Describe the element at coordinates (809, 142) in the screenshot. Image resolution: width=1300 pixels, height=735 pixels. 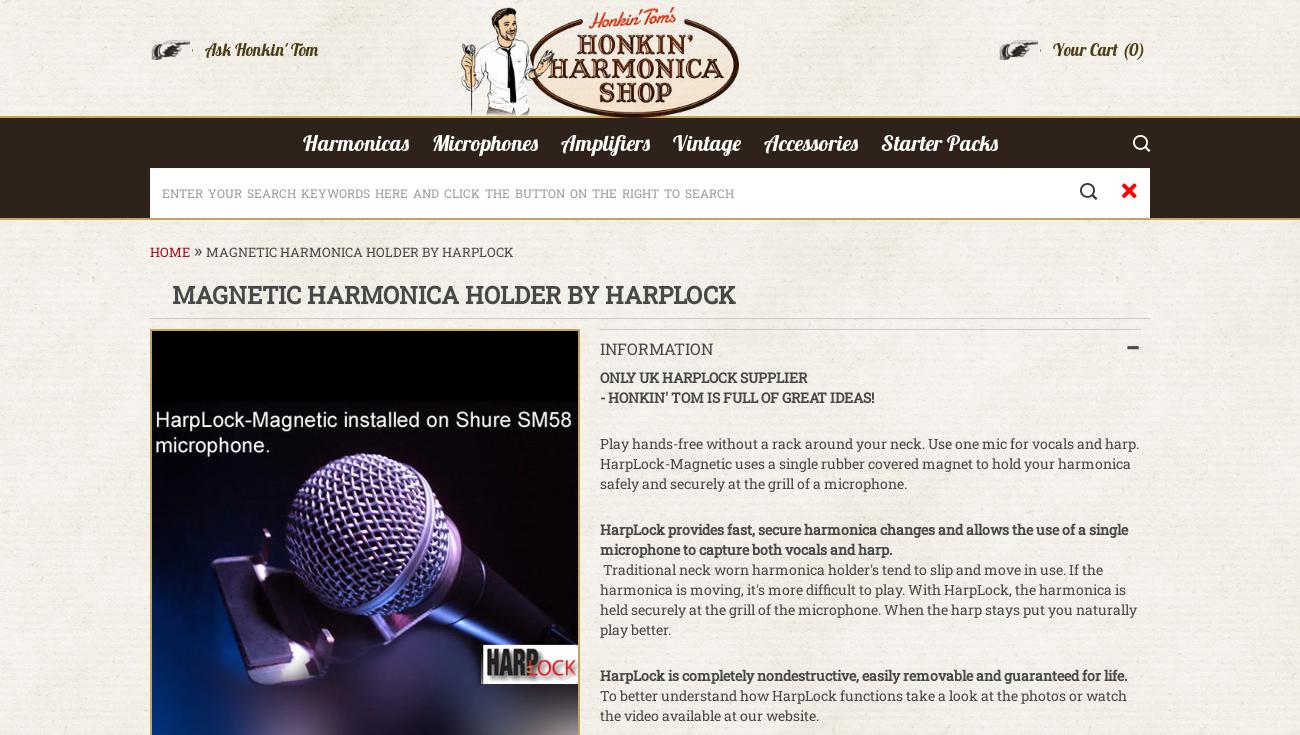
I see `'Accessories'` at that location.